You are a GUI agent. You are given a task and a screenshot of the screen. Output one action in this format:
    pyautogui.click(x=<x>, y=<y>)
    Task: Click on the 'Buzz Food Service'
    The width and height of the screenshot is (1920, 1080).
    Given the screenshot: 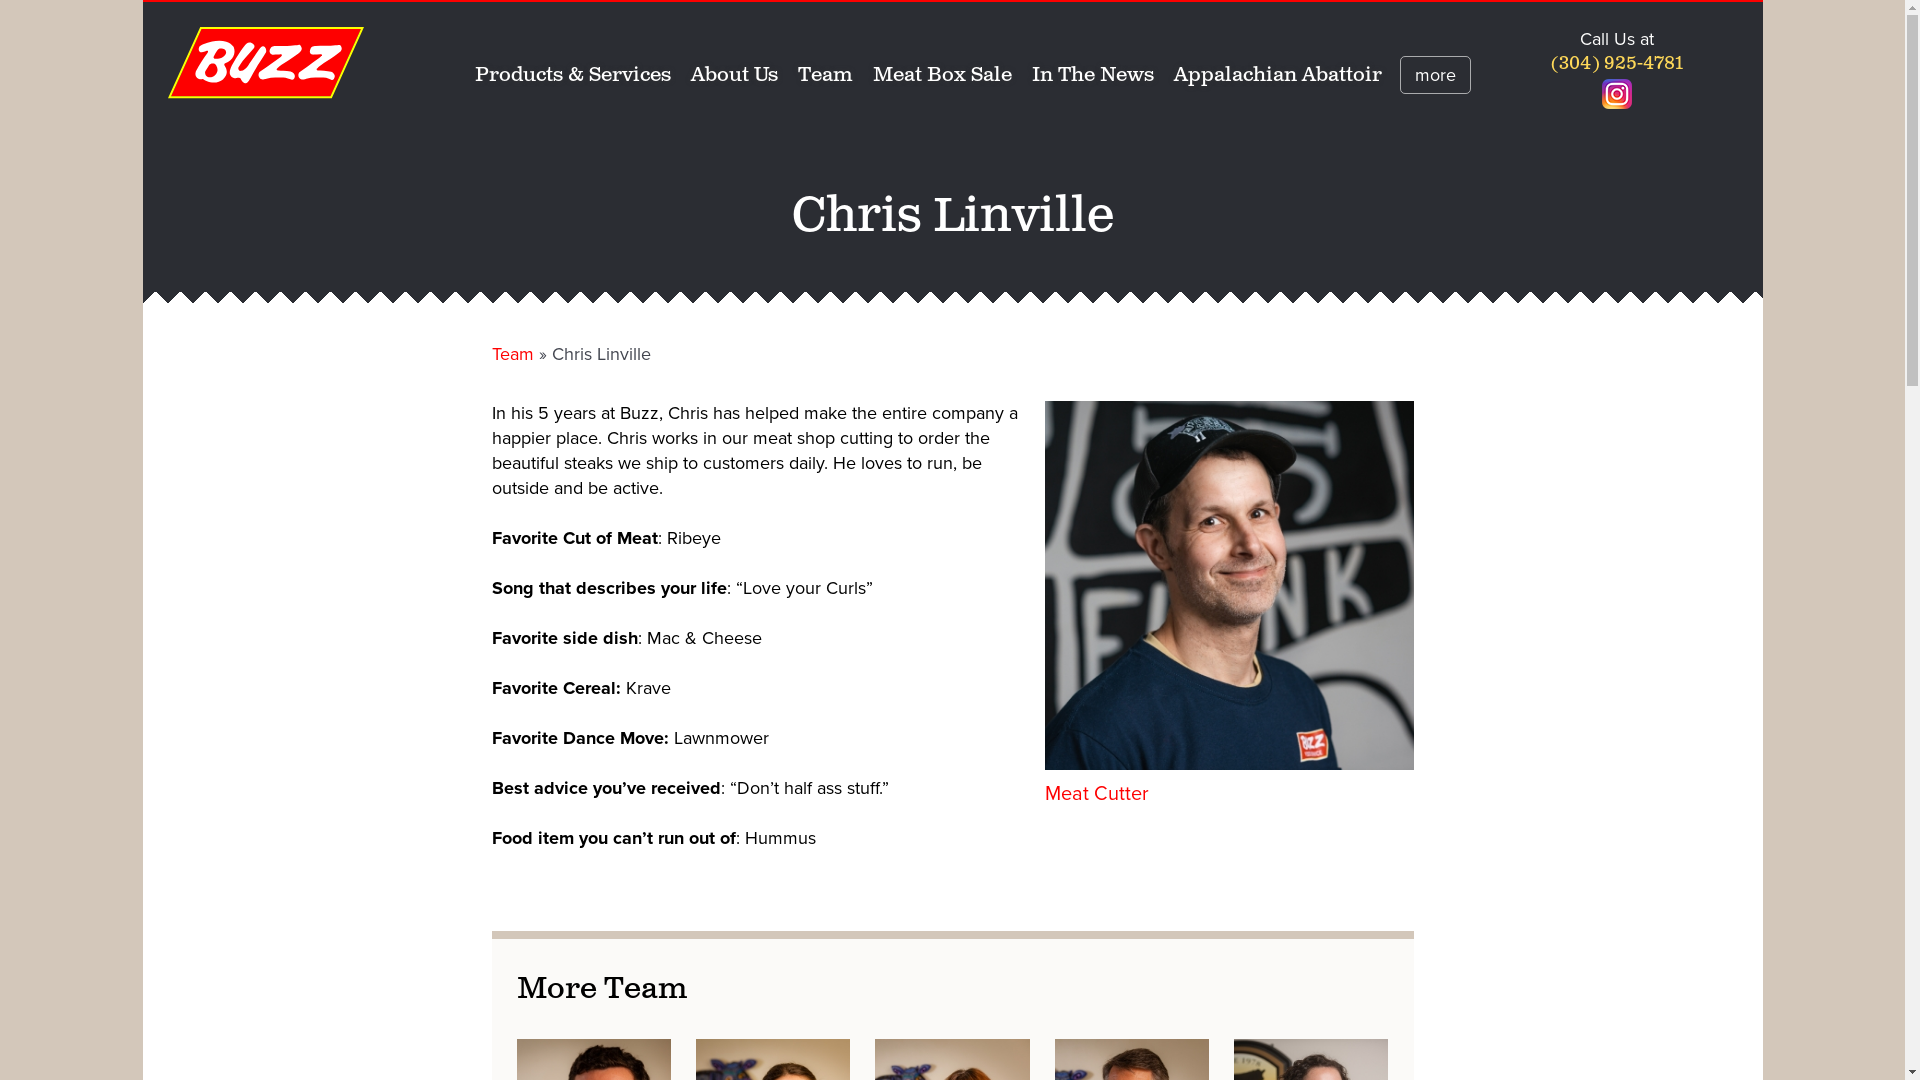 What is the action you would take?
    pyautogui.click(x=265, y=61)
    